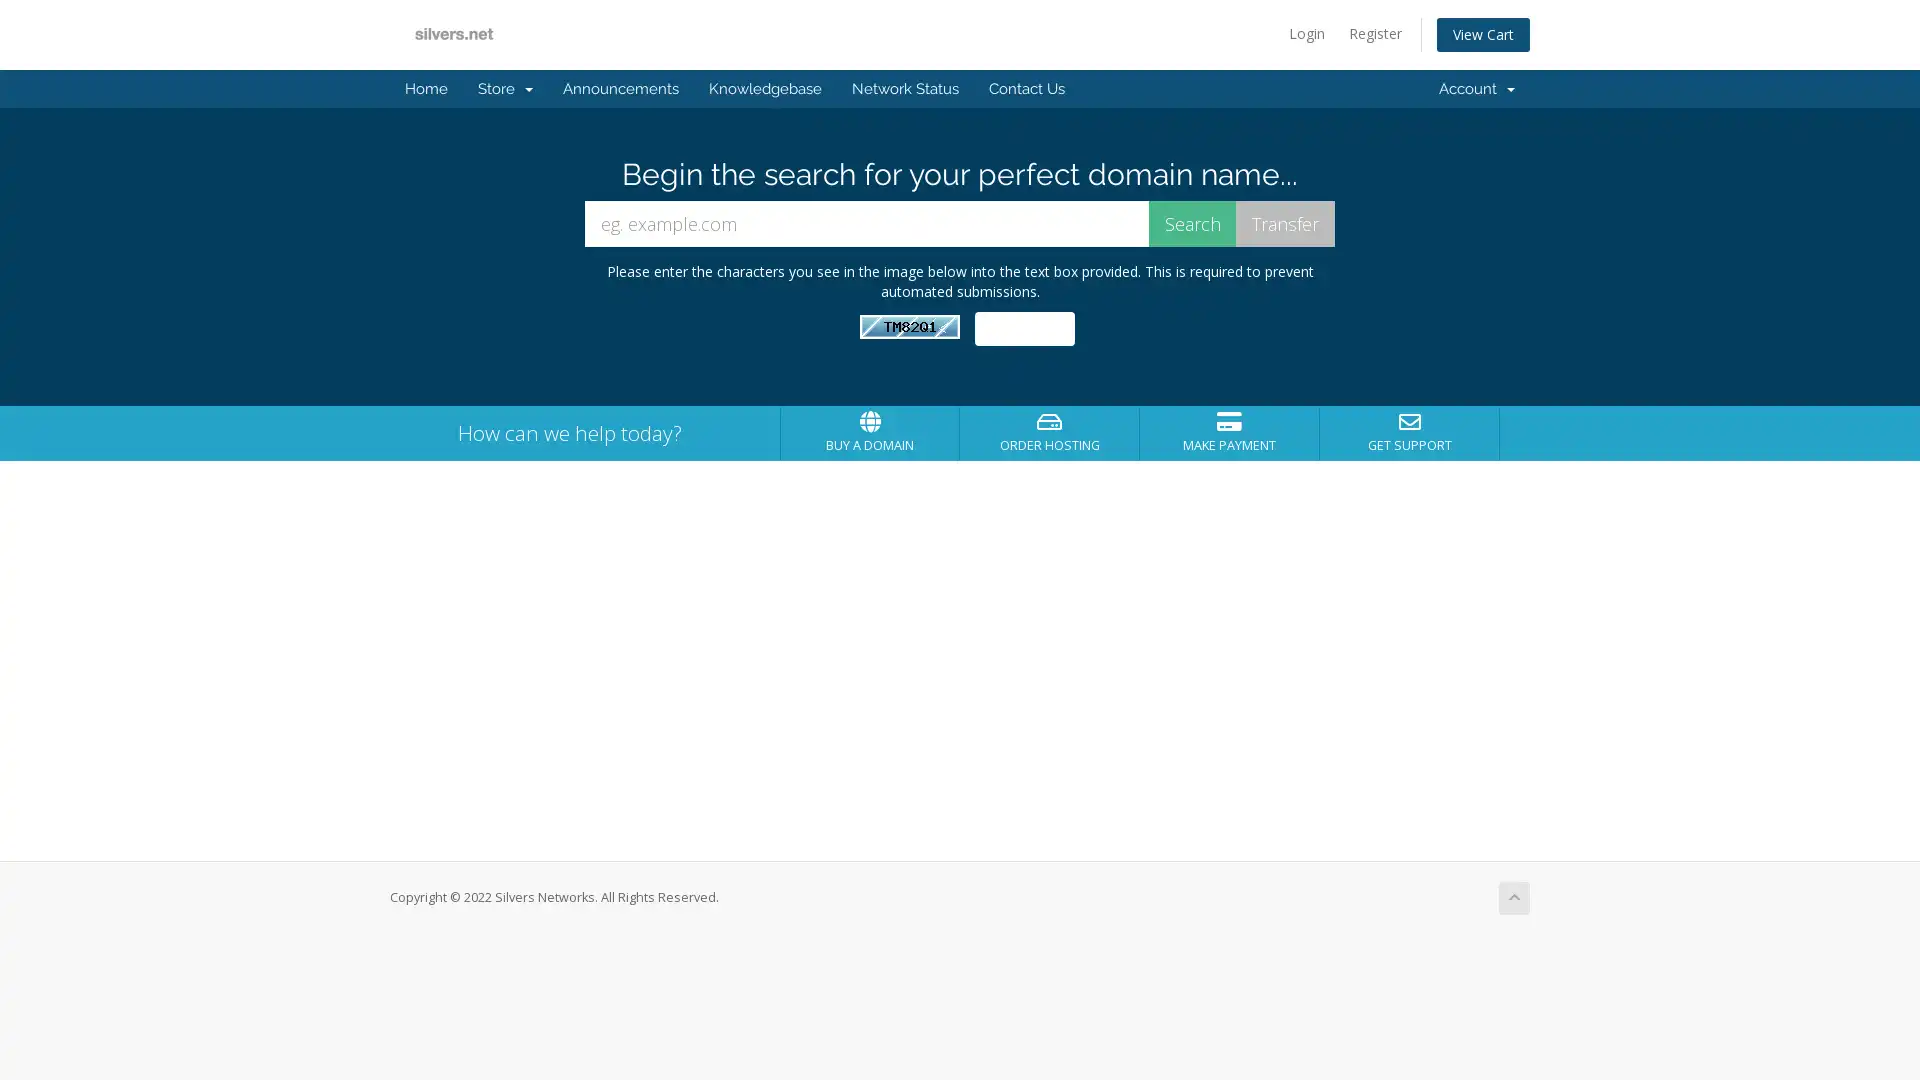 The image size is (1920, 1080). I want to click on Search, so click(1193, 223).